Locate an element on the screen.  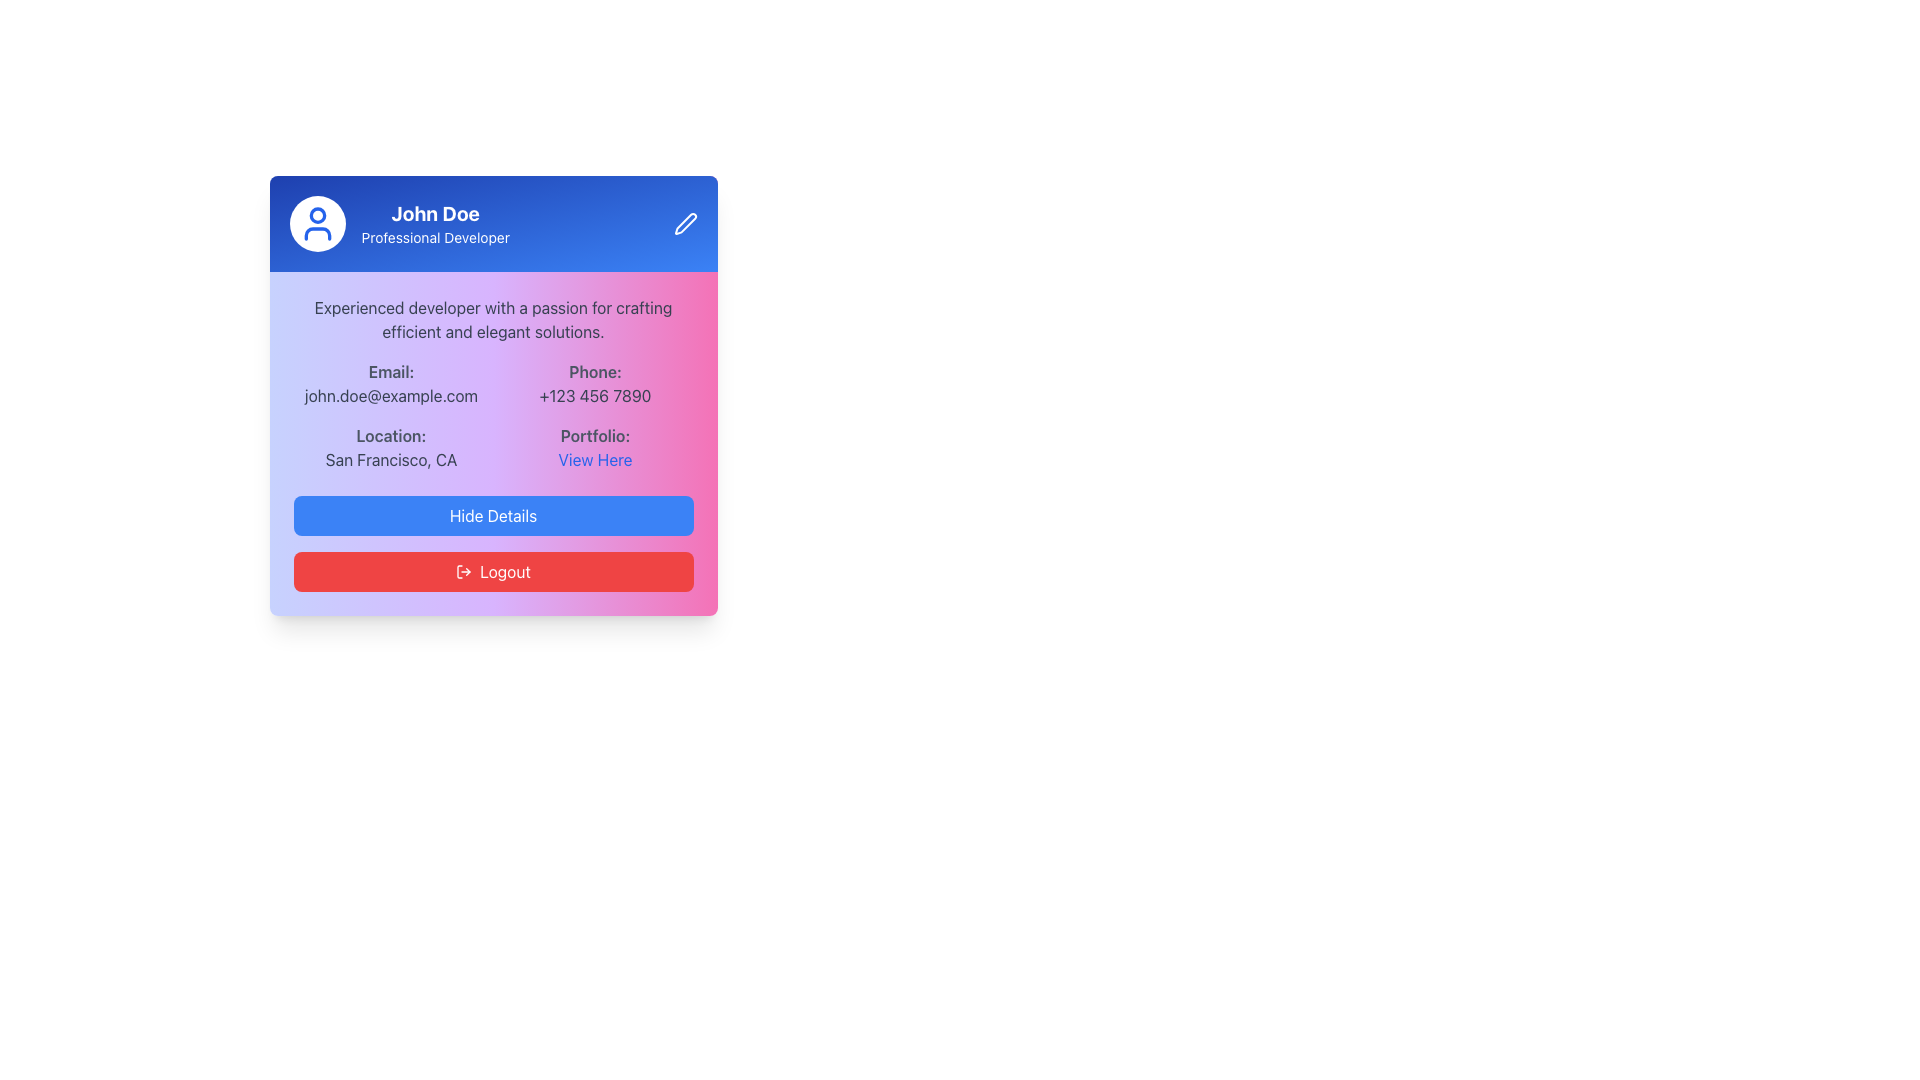
the hyperlink located below the 'Portfolio:' label in the lower-right section of the profile card is located at coordinates (594, 459).